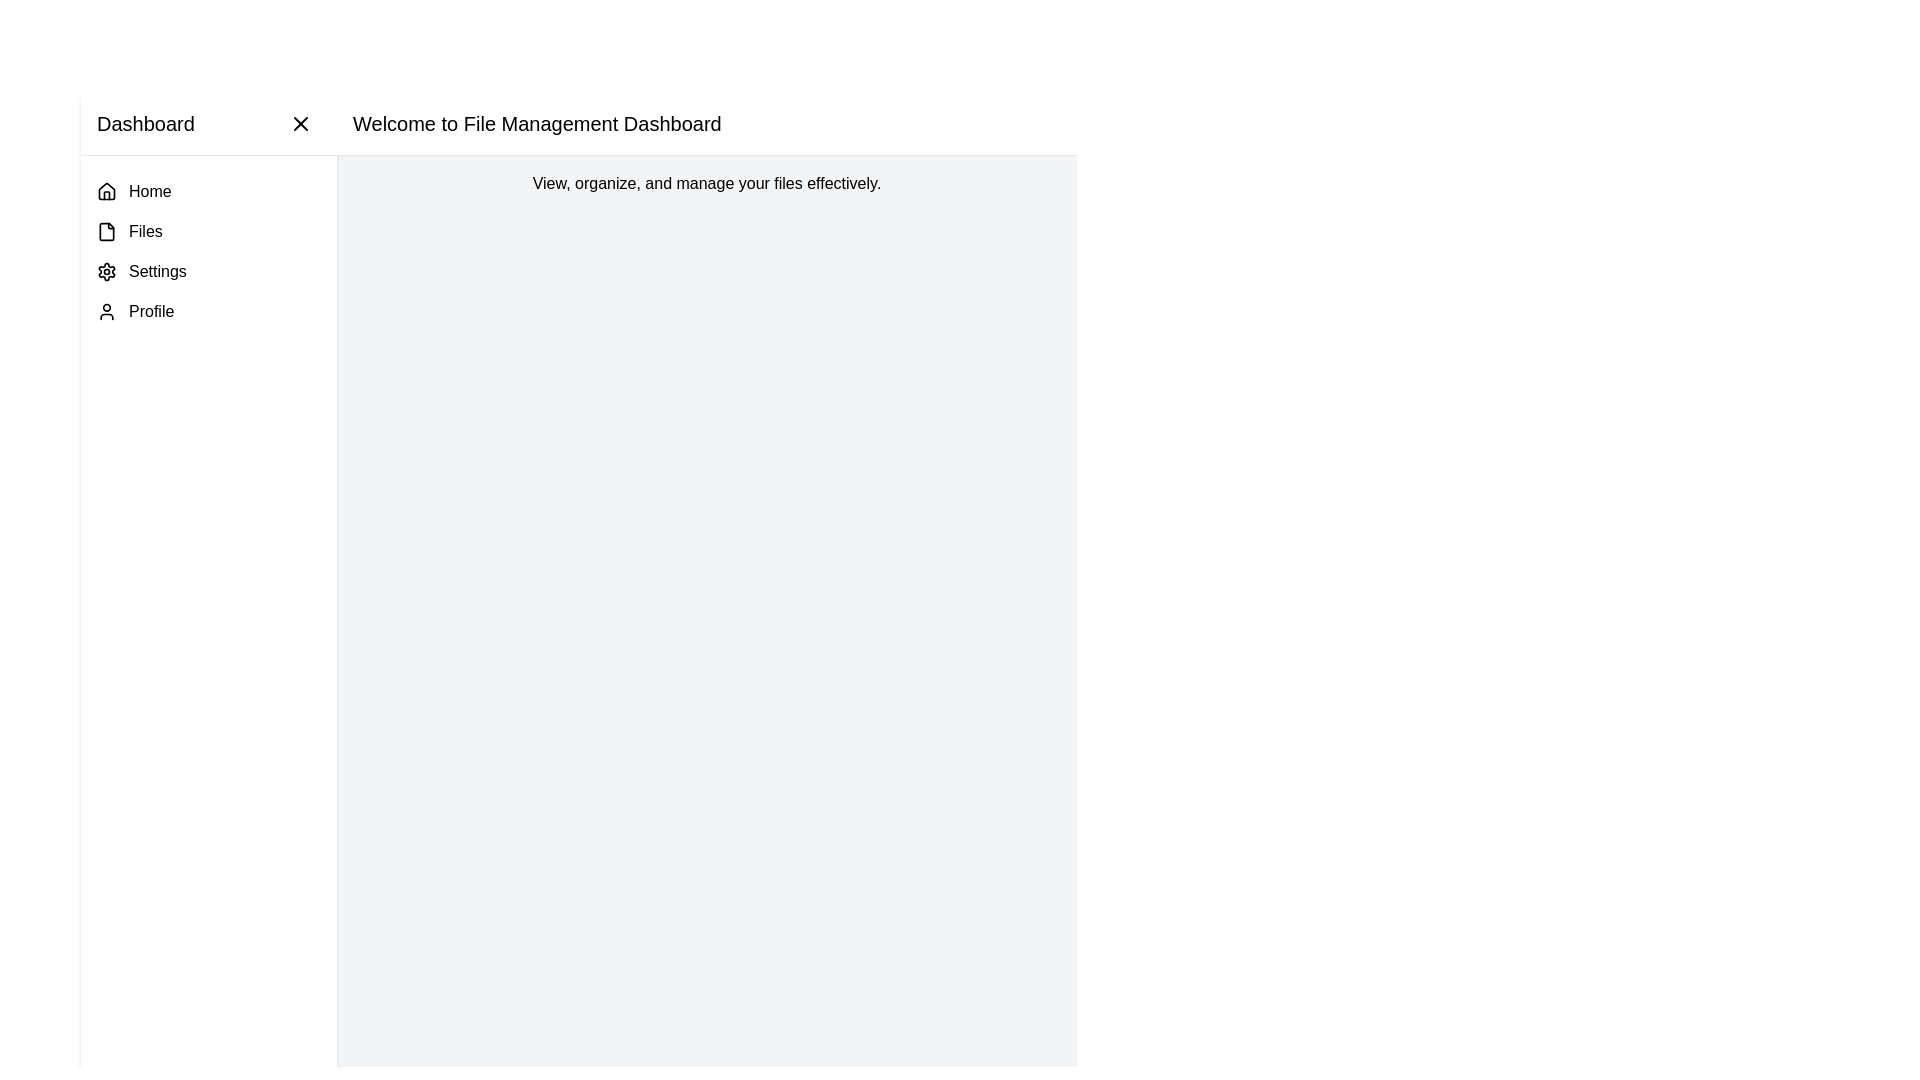 Image resolution: width=1920 pixels, height=1080 pixels. I want to click on the 'Files' link button in the left sidebar, so click(209, 230).